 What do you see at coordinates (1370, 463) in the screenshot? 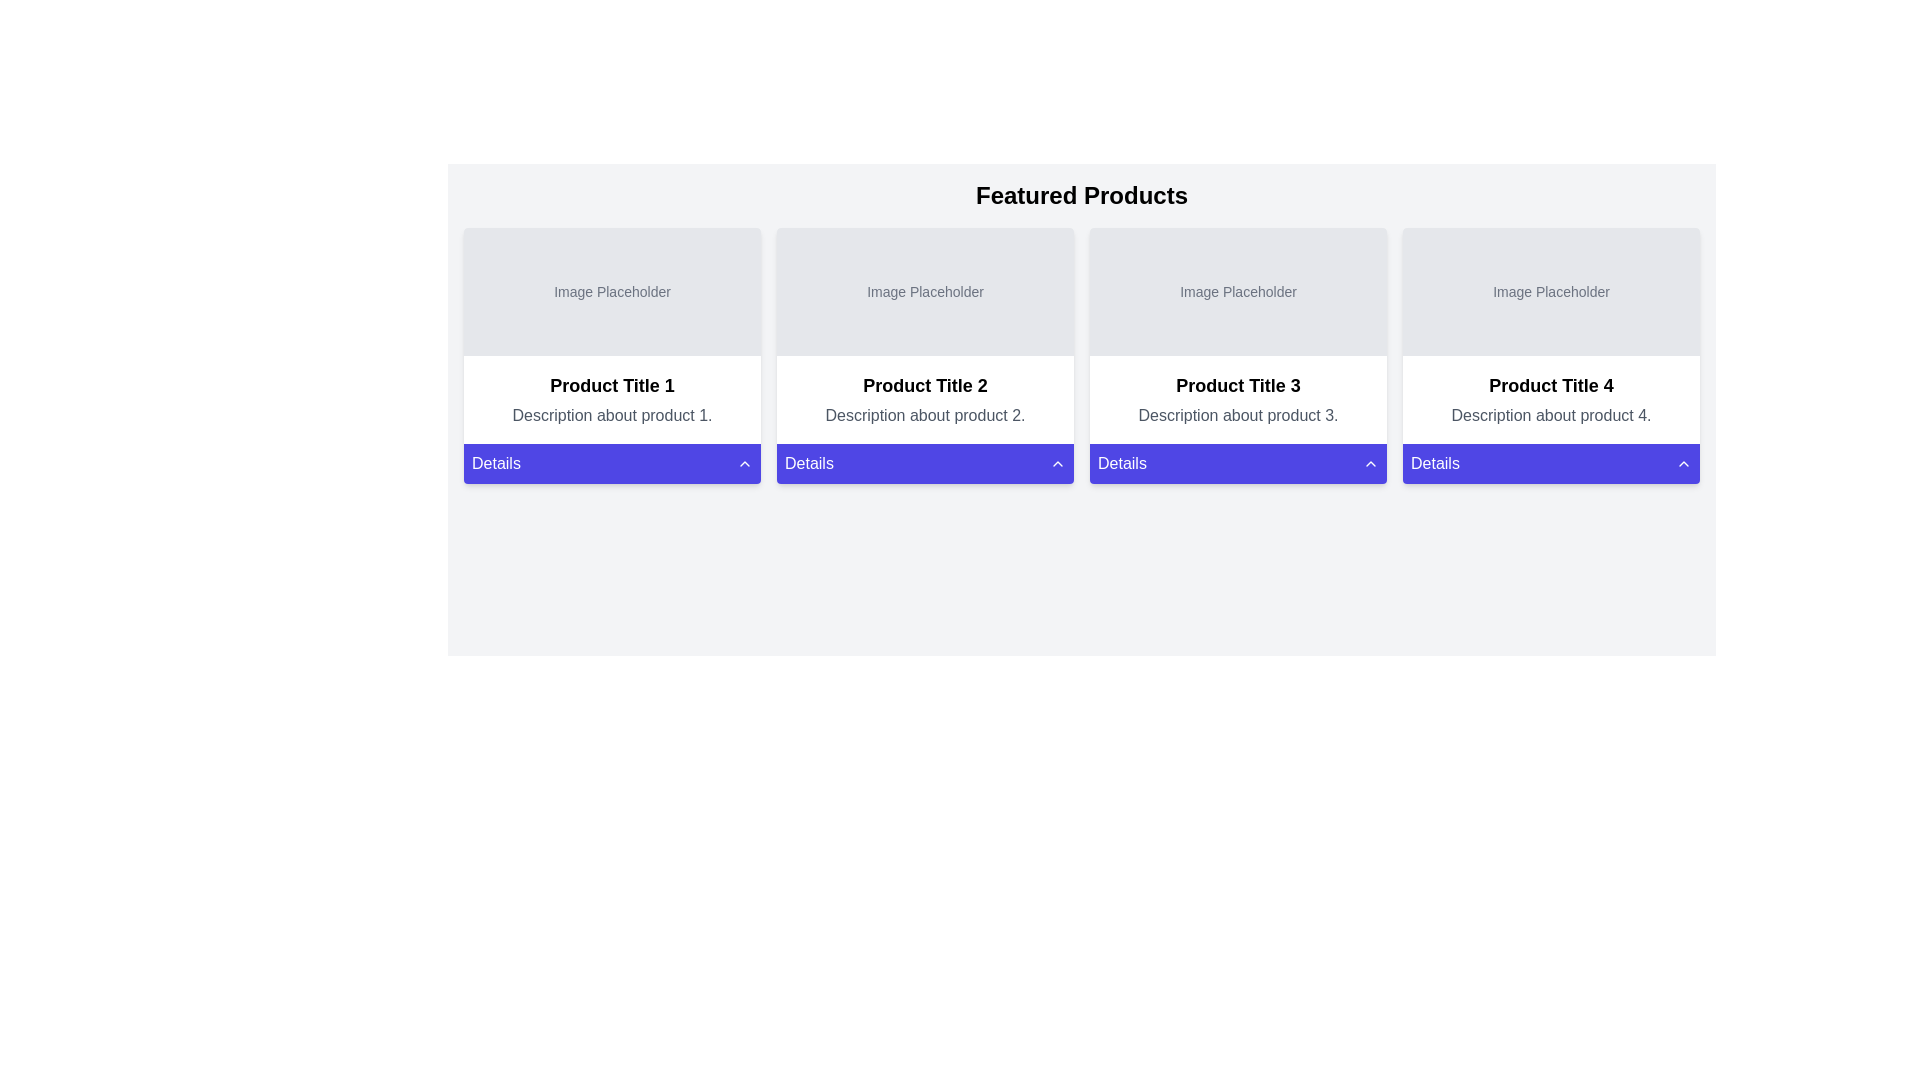
I see `the small upward-pointing chevron icon within the purple 'Details' button located beneath the 'Product Title 4' card` at bounding box center [1370, 463].